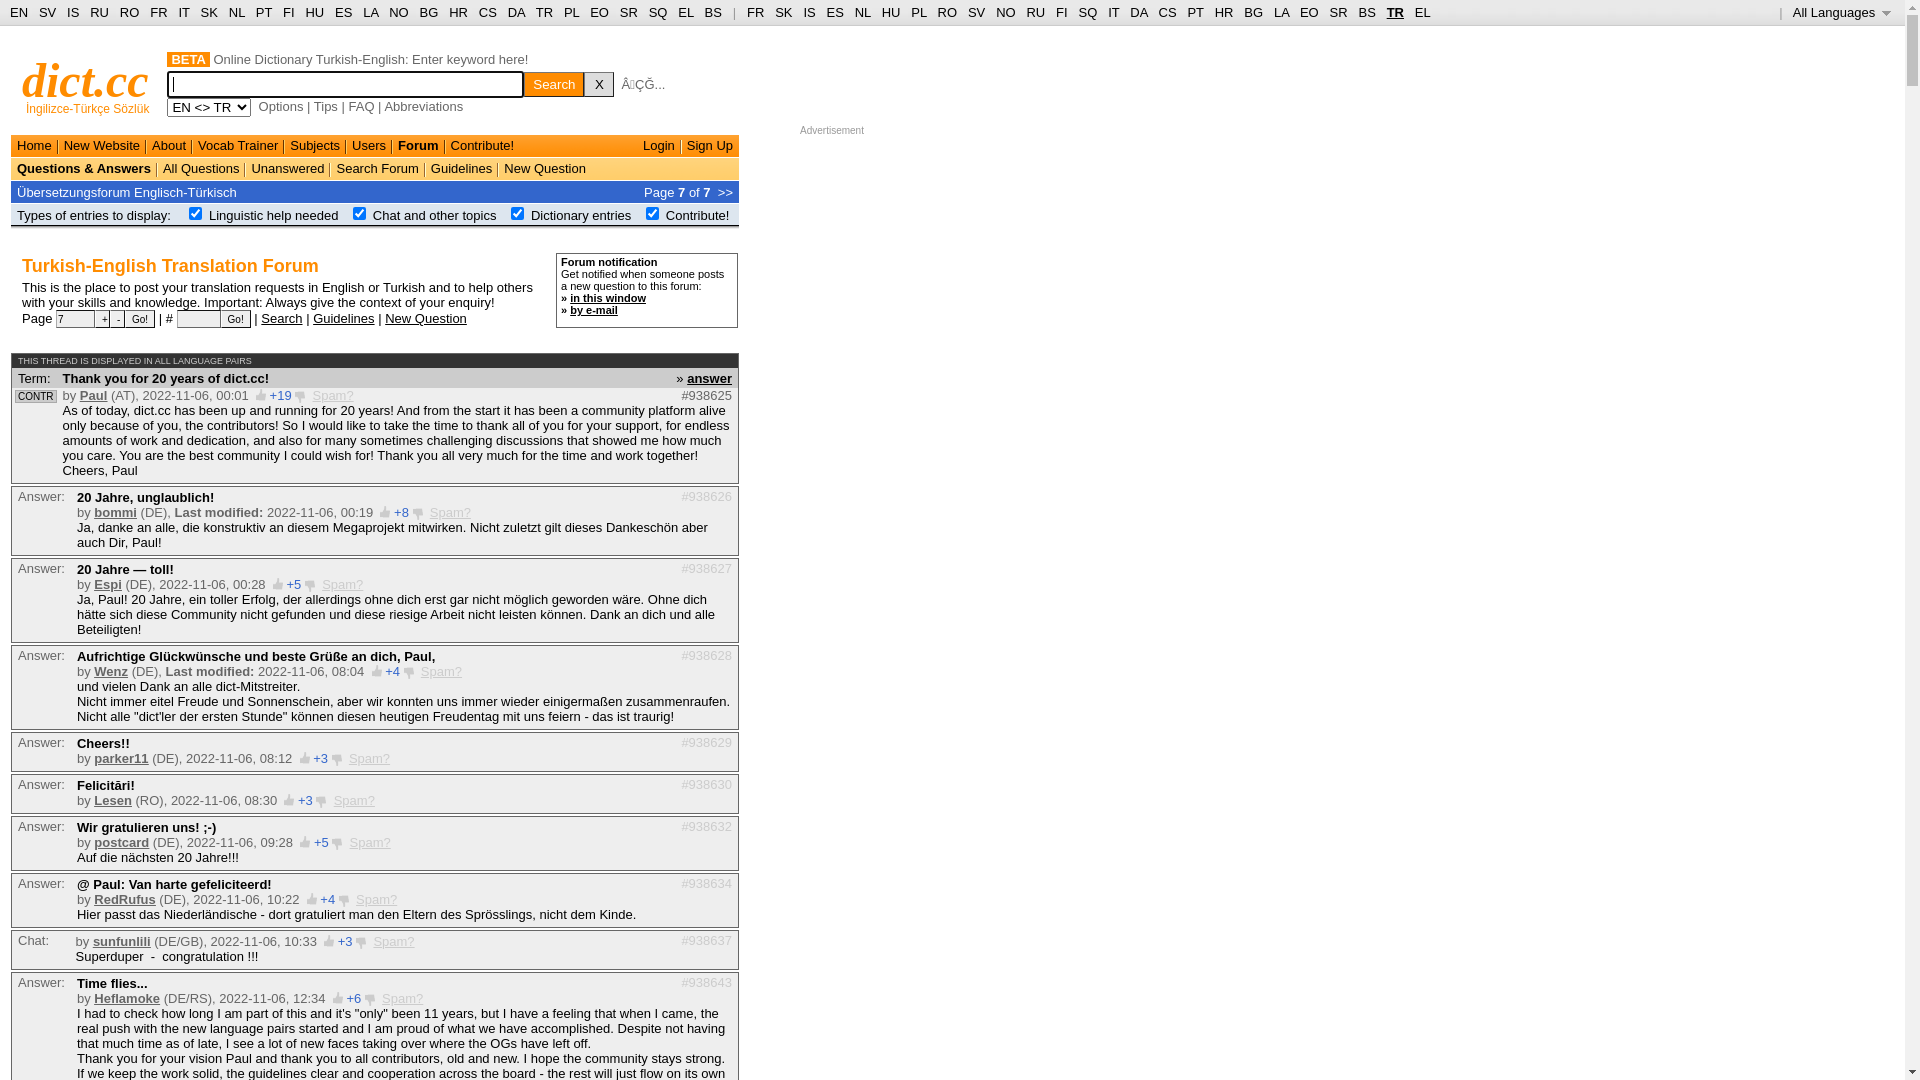  What do you see at coordinates (697, 215) in the screenshot?
I see `'Contribute!'` at bounding box center [697, 215].